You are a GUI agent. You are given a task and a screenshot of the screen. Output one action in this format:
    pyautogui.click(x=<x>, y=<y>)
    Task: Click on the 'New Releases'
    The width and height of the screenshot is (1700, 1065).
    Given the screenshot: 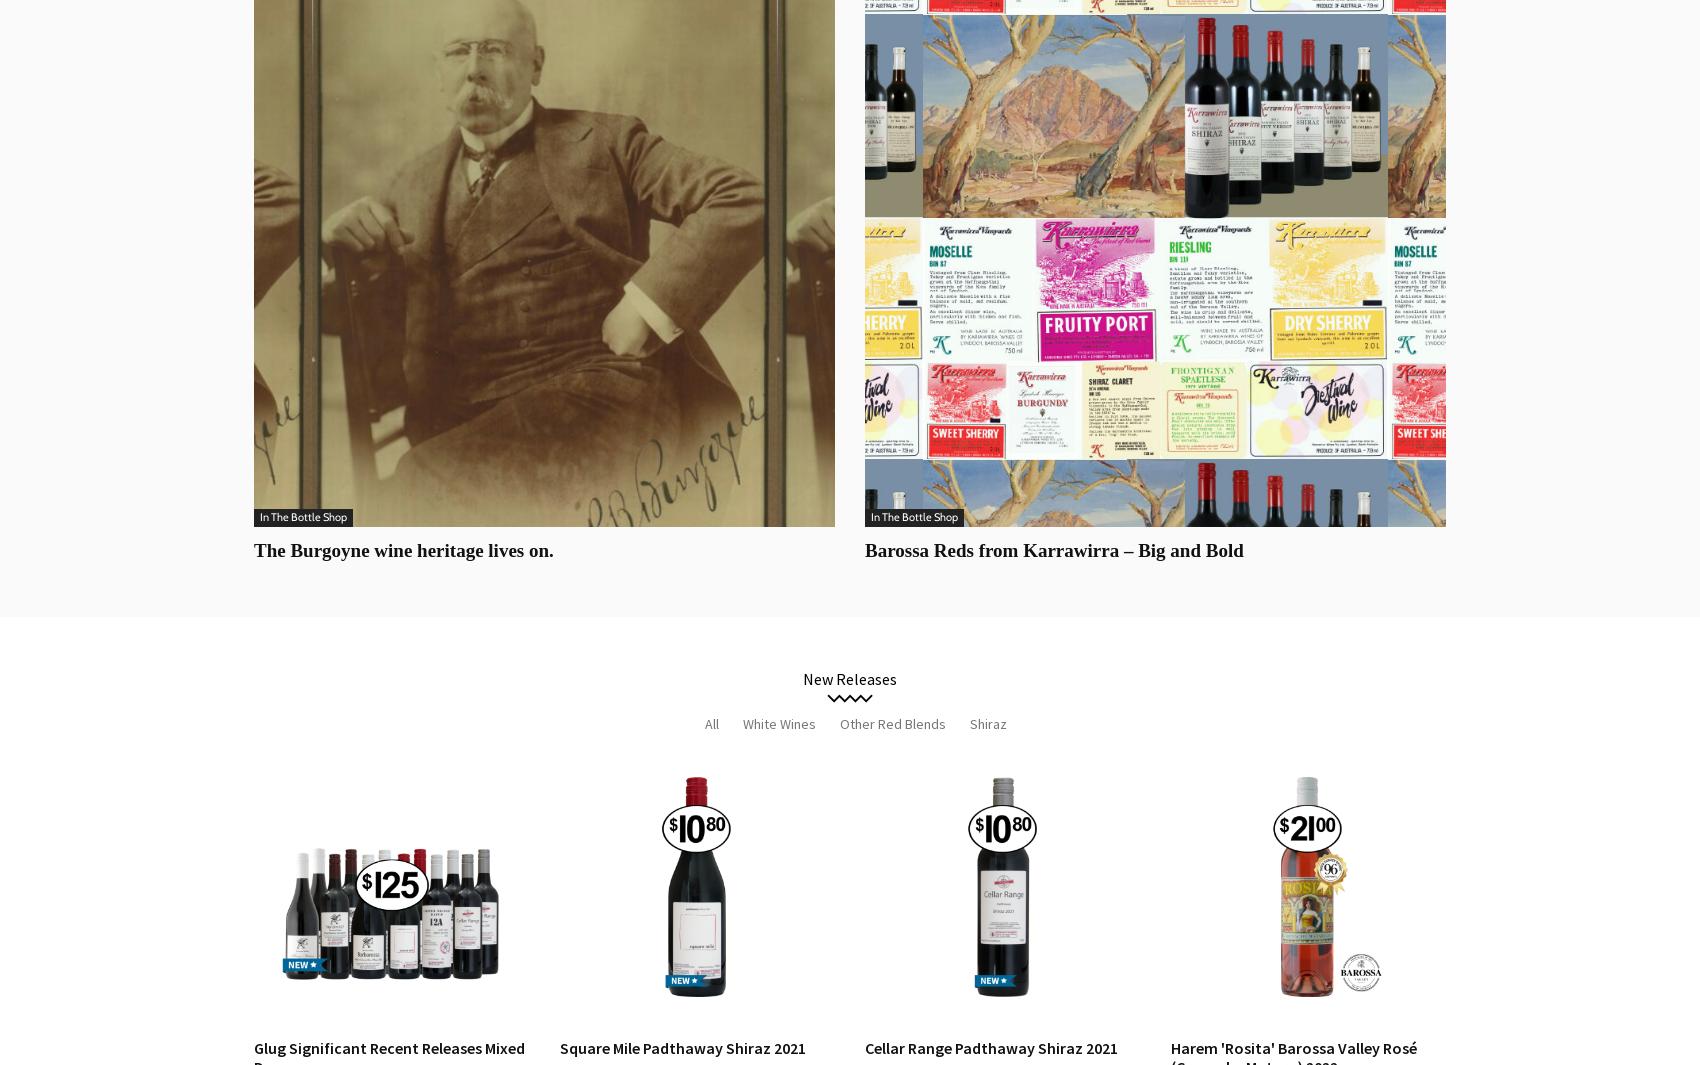 What is the action you would take?
    pyautogui.click(x=850, y=679)
    